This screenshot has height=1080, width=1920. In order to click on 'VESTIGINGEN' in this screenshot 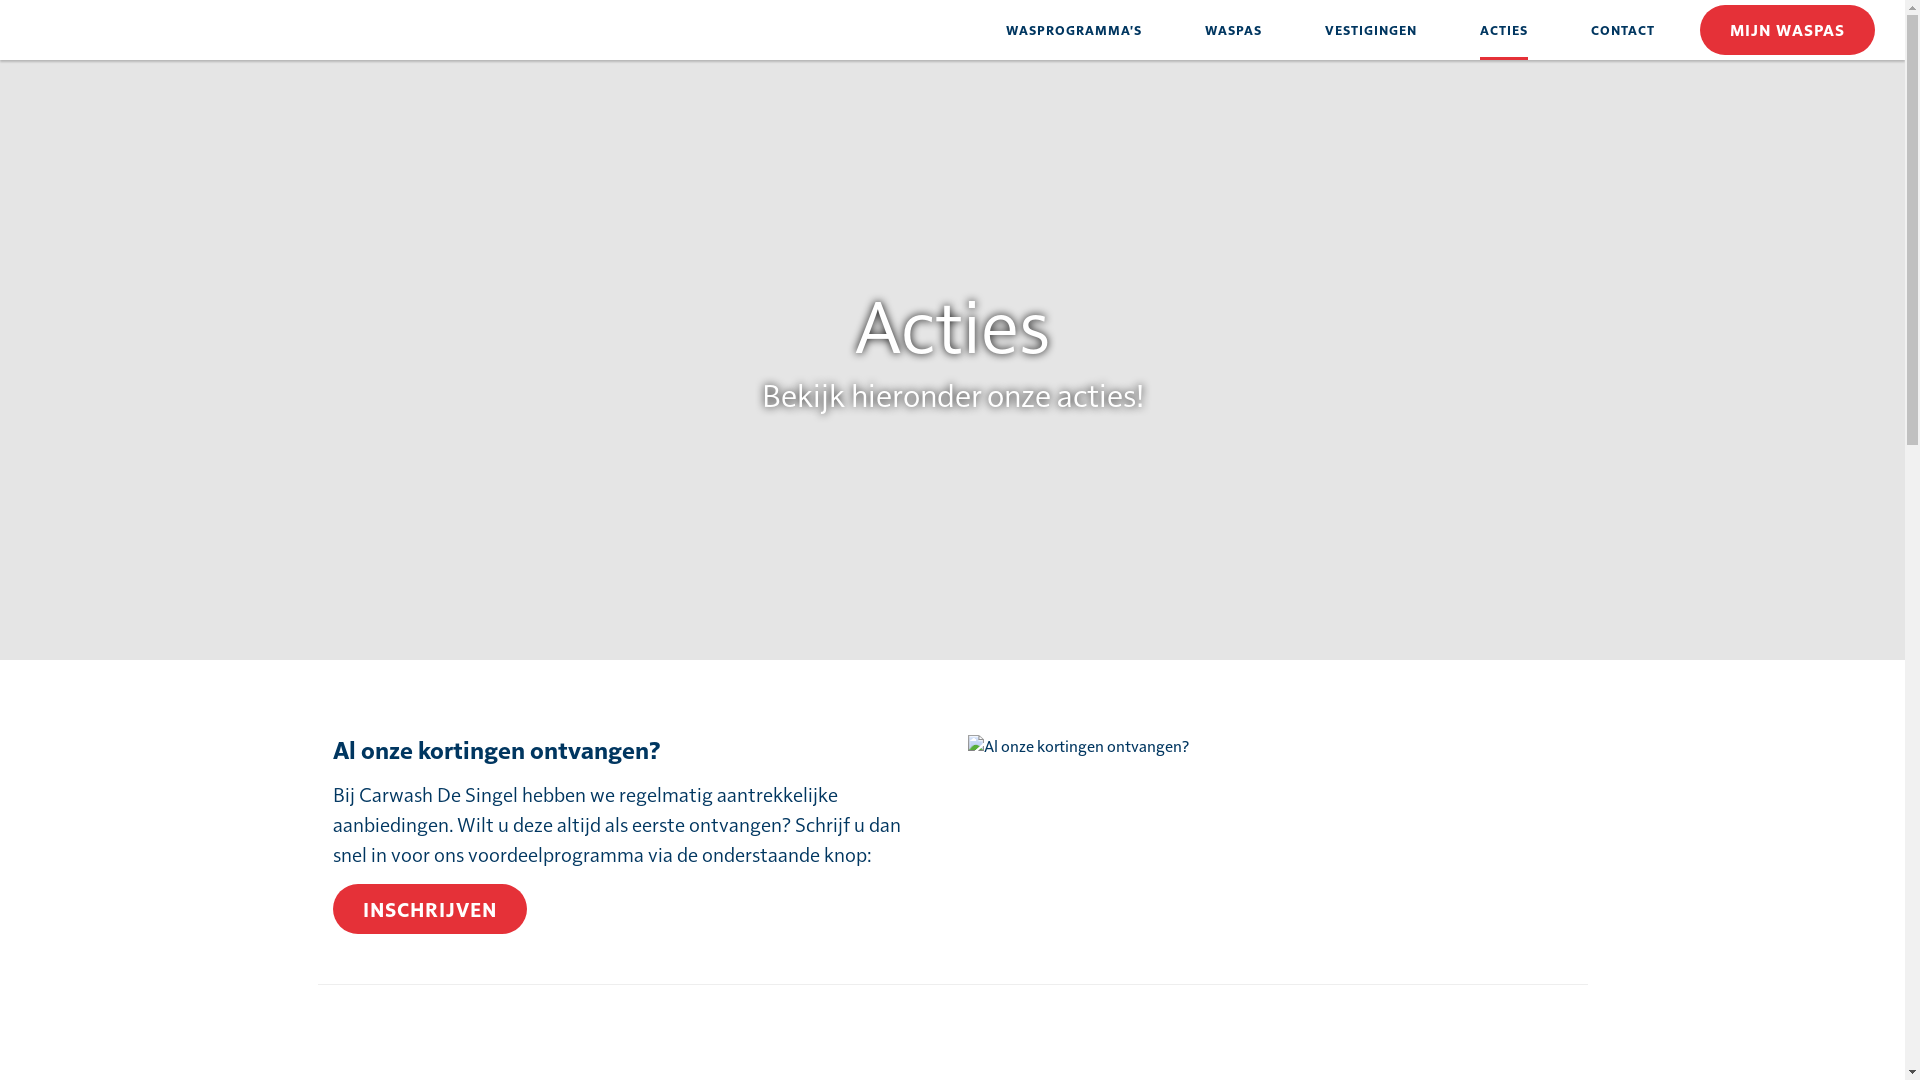, I will do `click(1370, 30)`.